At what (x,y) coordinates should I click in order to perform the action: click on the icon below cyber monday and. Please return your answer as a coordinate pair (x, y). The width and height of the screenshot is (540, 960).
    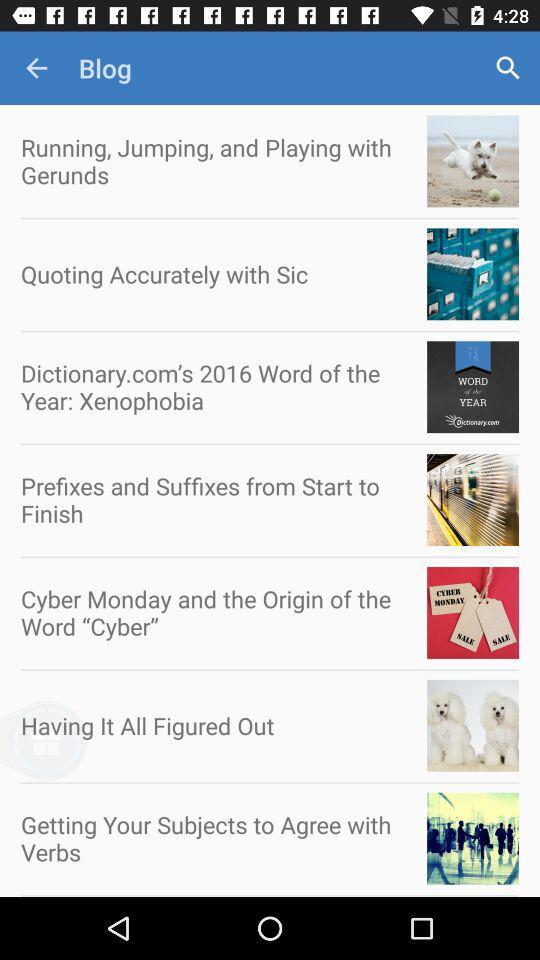
    Looking at the image, I should click on (77, 751).